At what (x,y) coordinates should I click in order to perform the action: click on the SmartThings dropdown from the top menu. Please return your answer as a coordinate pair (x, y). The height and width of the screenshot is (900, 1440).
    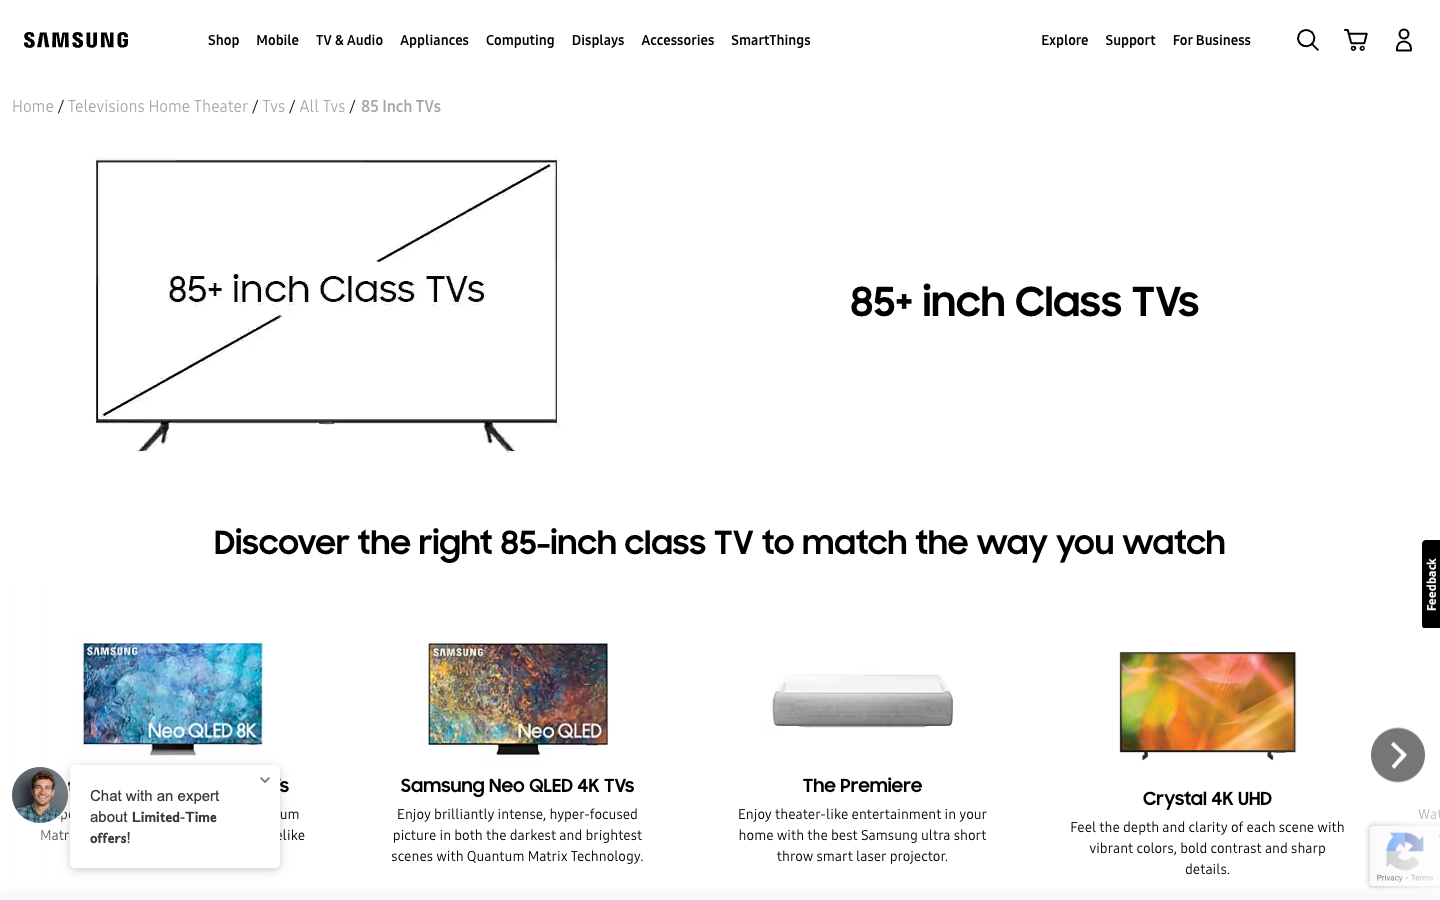
    Looking at the image, I should click on (769, 38).